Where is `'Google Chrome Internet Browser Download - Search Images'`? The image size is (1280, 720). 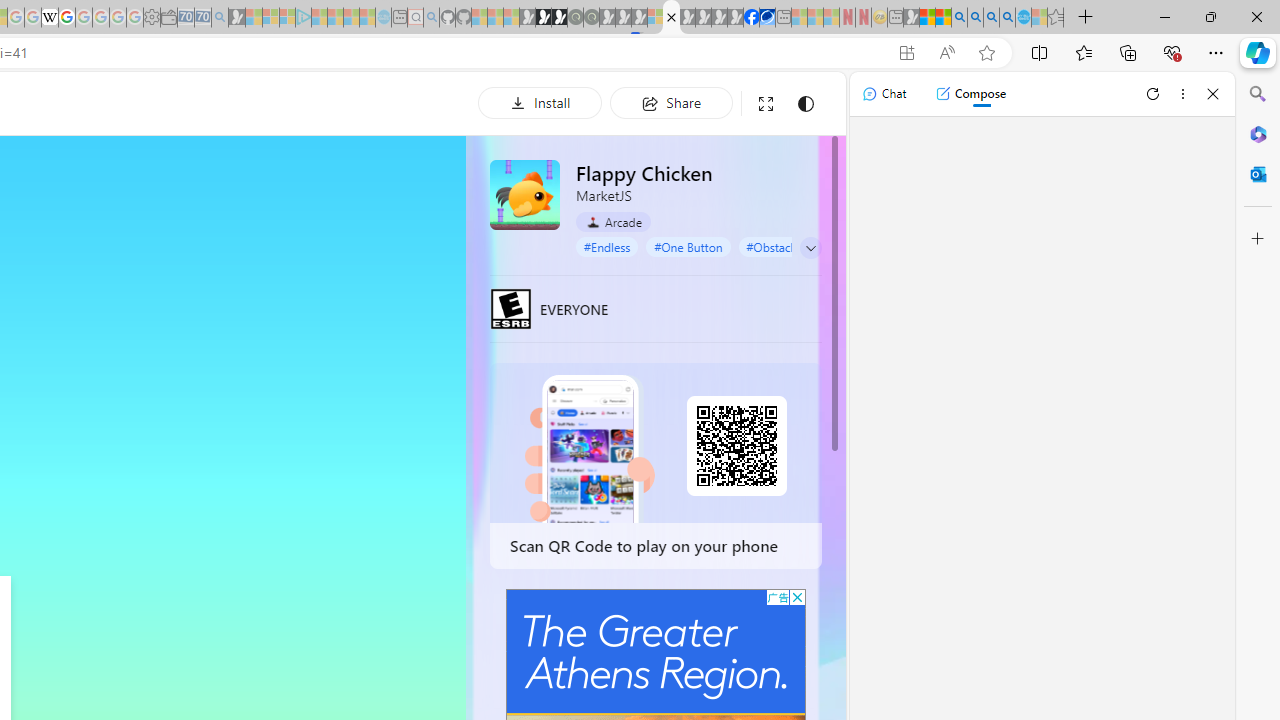 'Google Chrome Internet Browser Download - Search Images' is located at coordinates (1007, 17).